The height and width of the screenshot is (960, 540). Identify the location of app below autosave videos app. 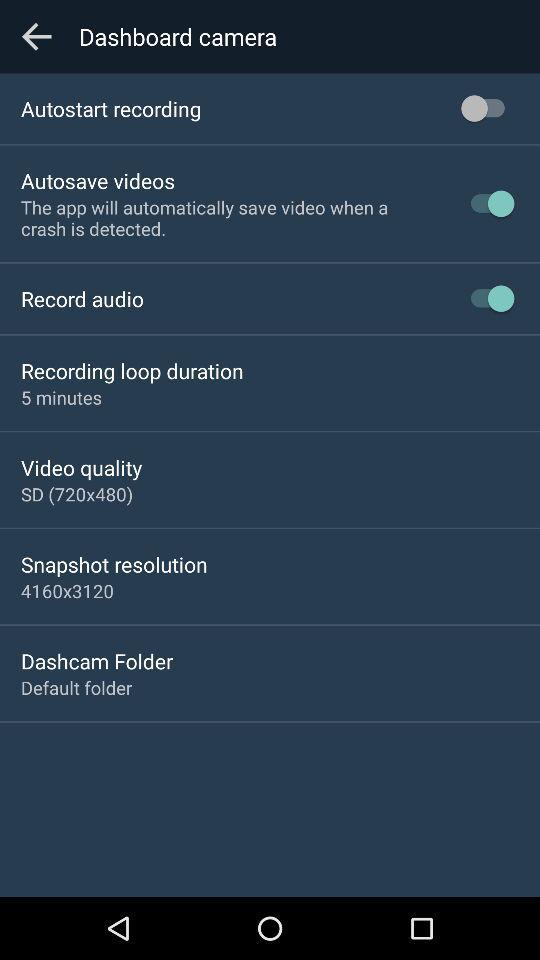
(227, 218).